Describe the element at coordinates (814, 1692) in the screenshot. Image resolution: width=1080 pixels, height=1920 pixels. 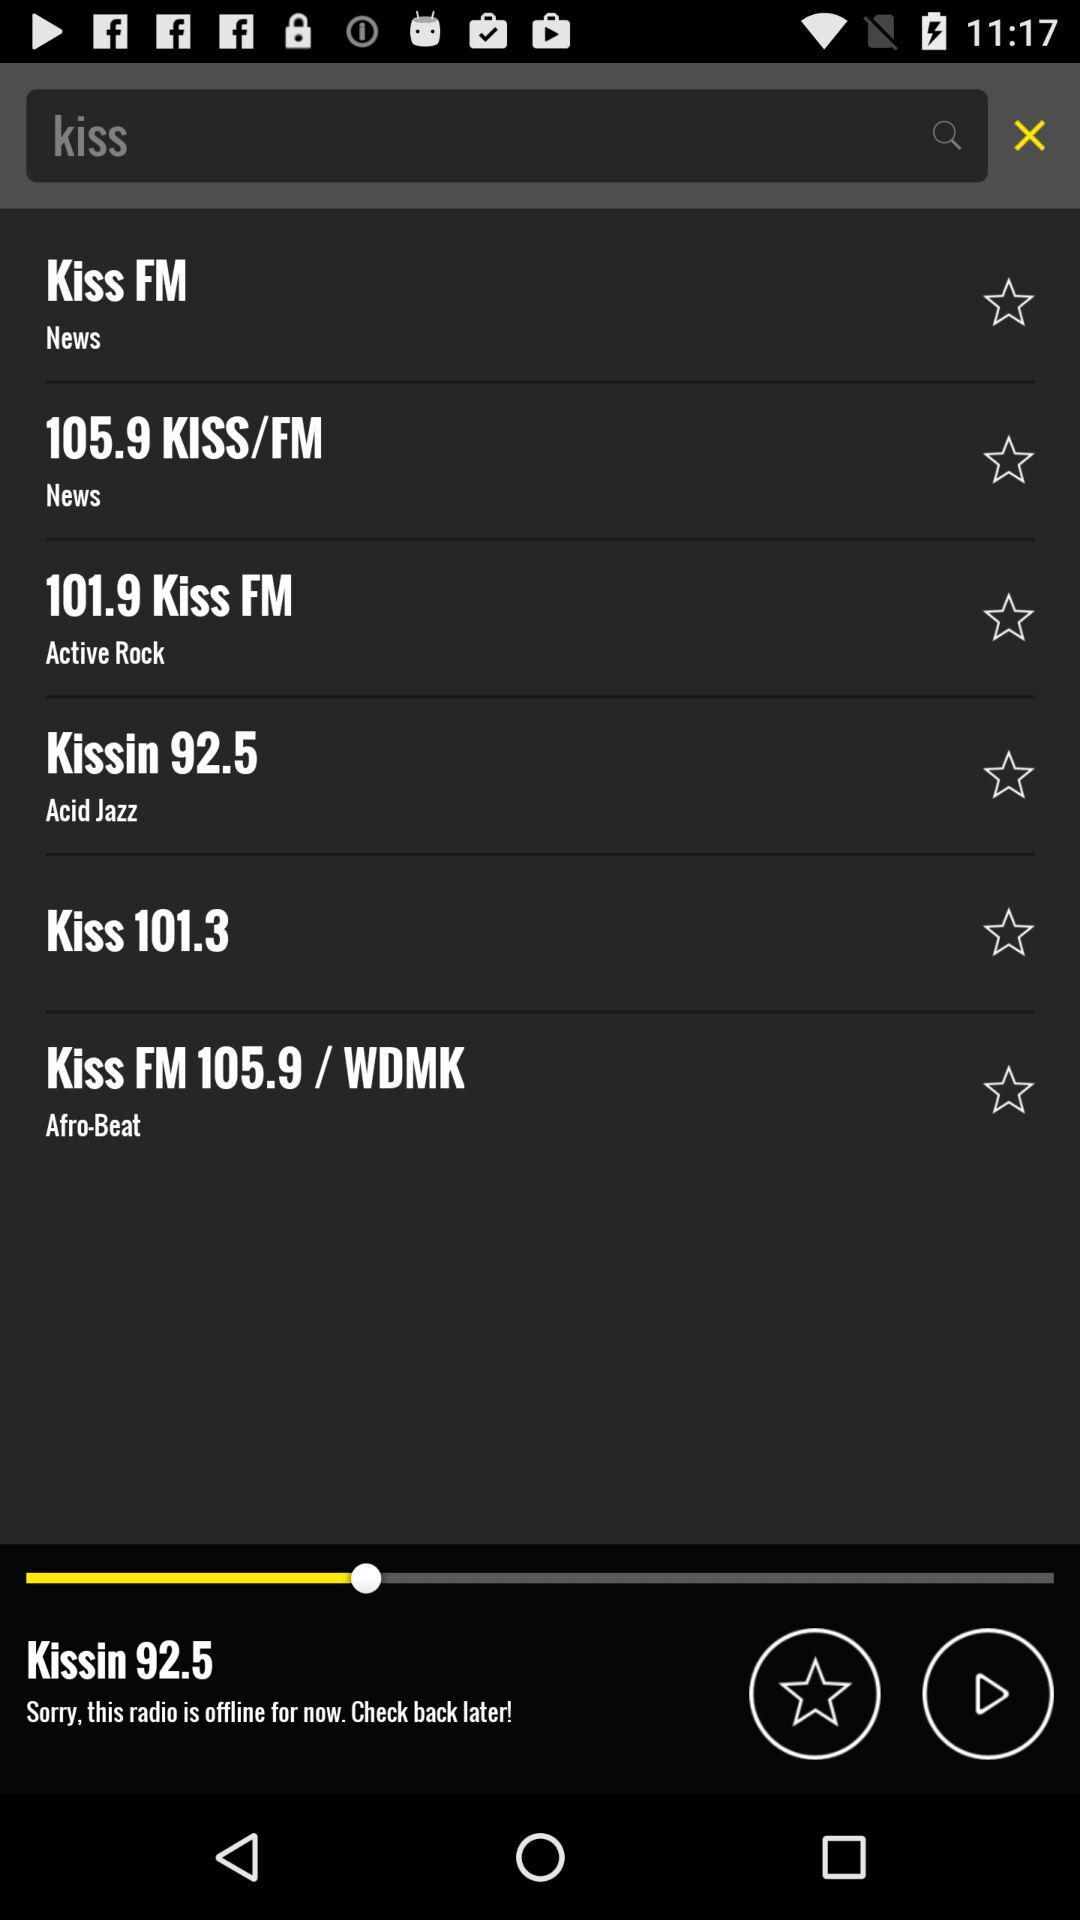
I see `favorites option` at that location.